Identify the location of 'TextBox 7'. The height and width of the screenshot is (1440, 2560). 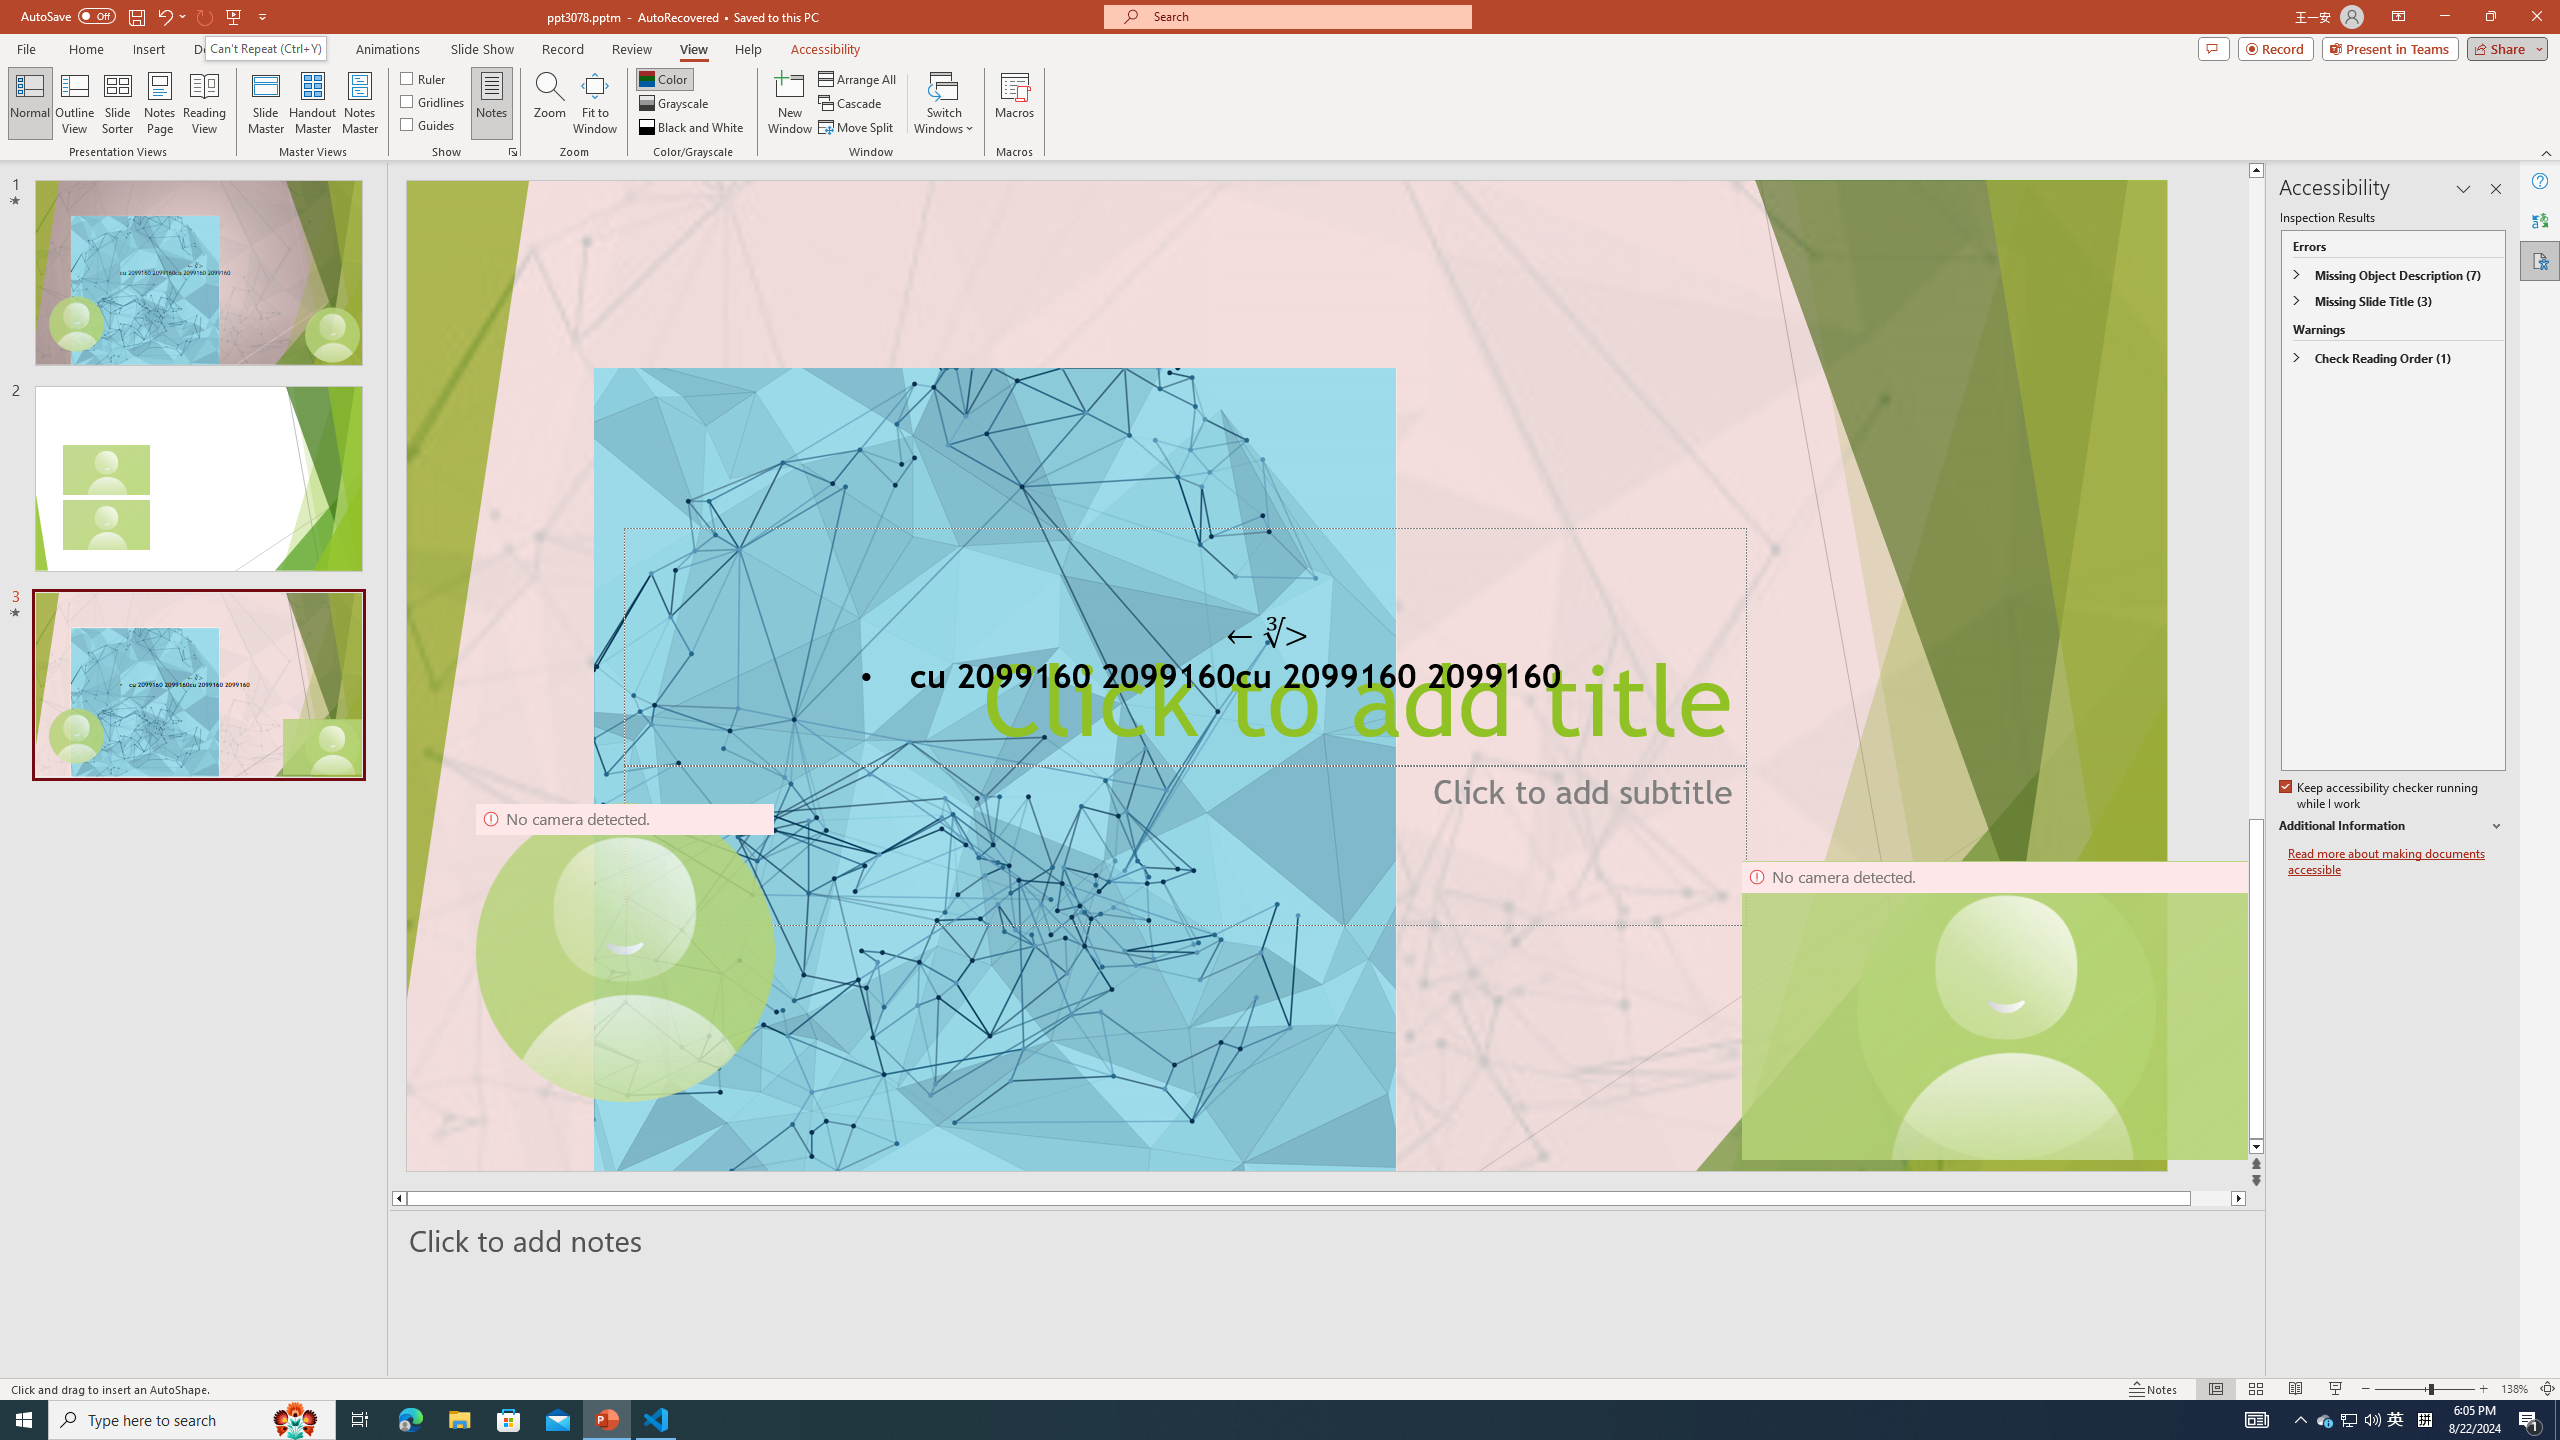
(1267, 633).